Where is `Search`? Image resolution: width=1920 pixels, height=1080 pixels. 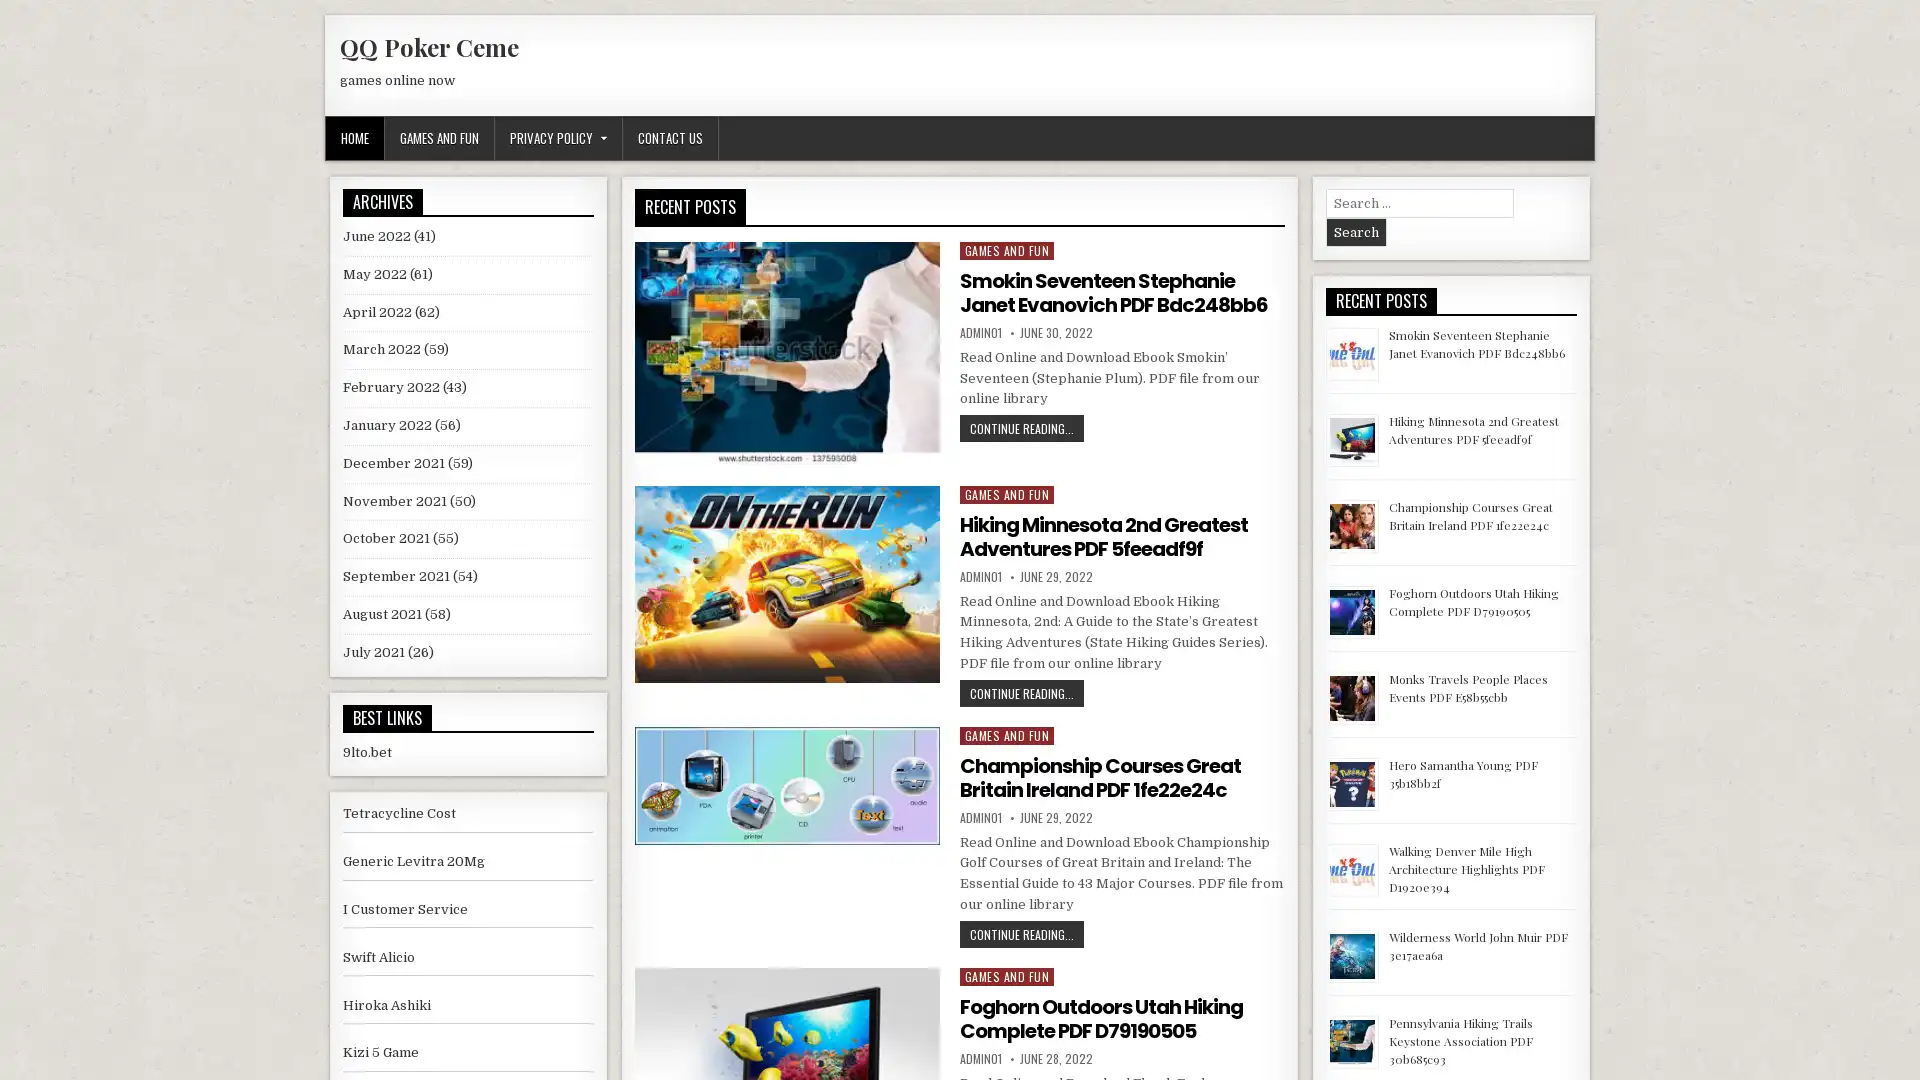
Search is located at coordinates (1355, 231).